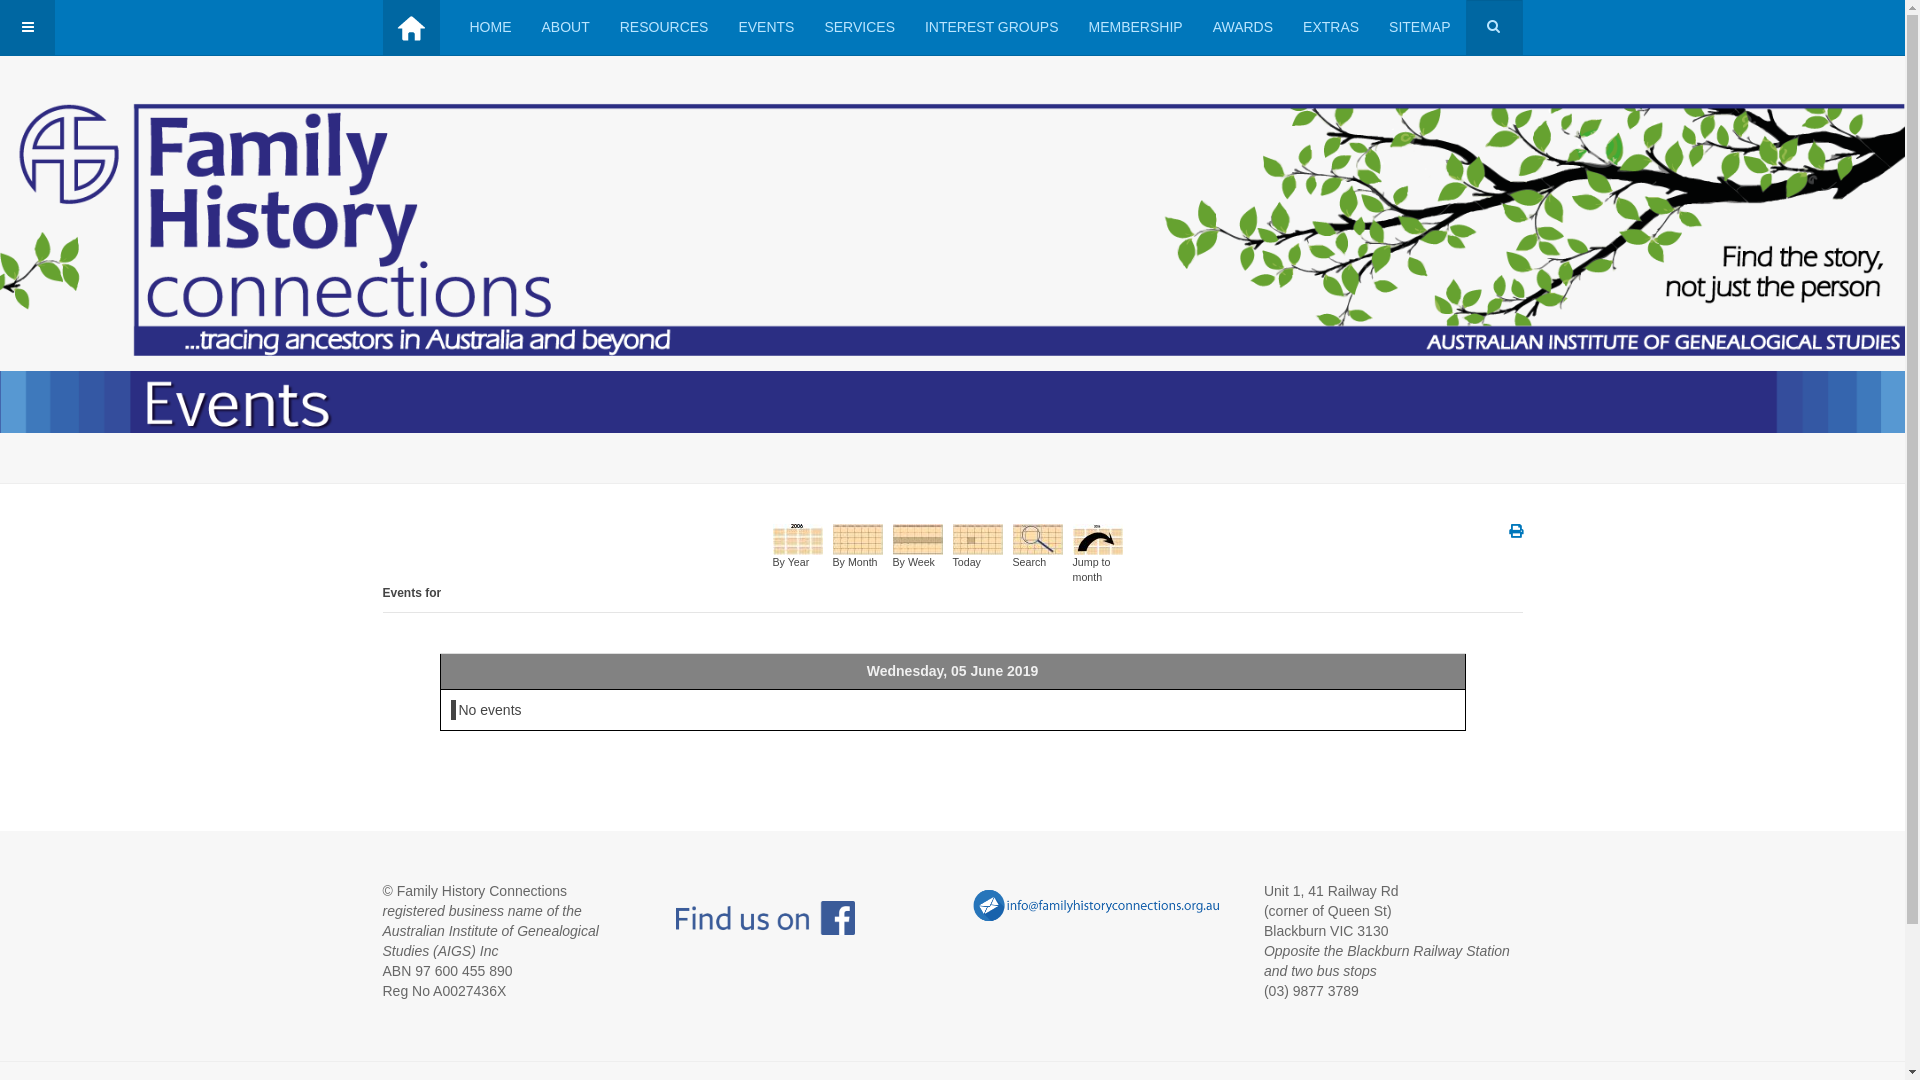 This screenshot has height=1080, width=1920. What do you see at coordinates (765, 27) in the screenshot?
I see `'EVENTS'` at bounding box center [765, 27].